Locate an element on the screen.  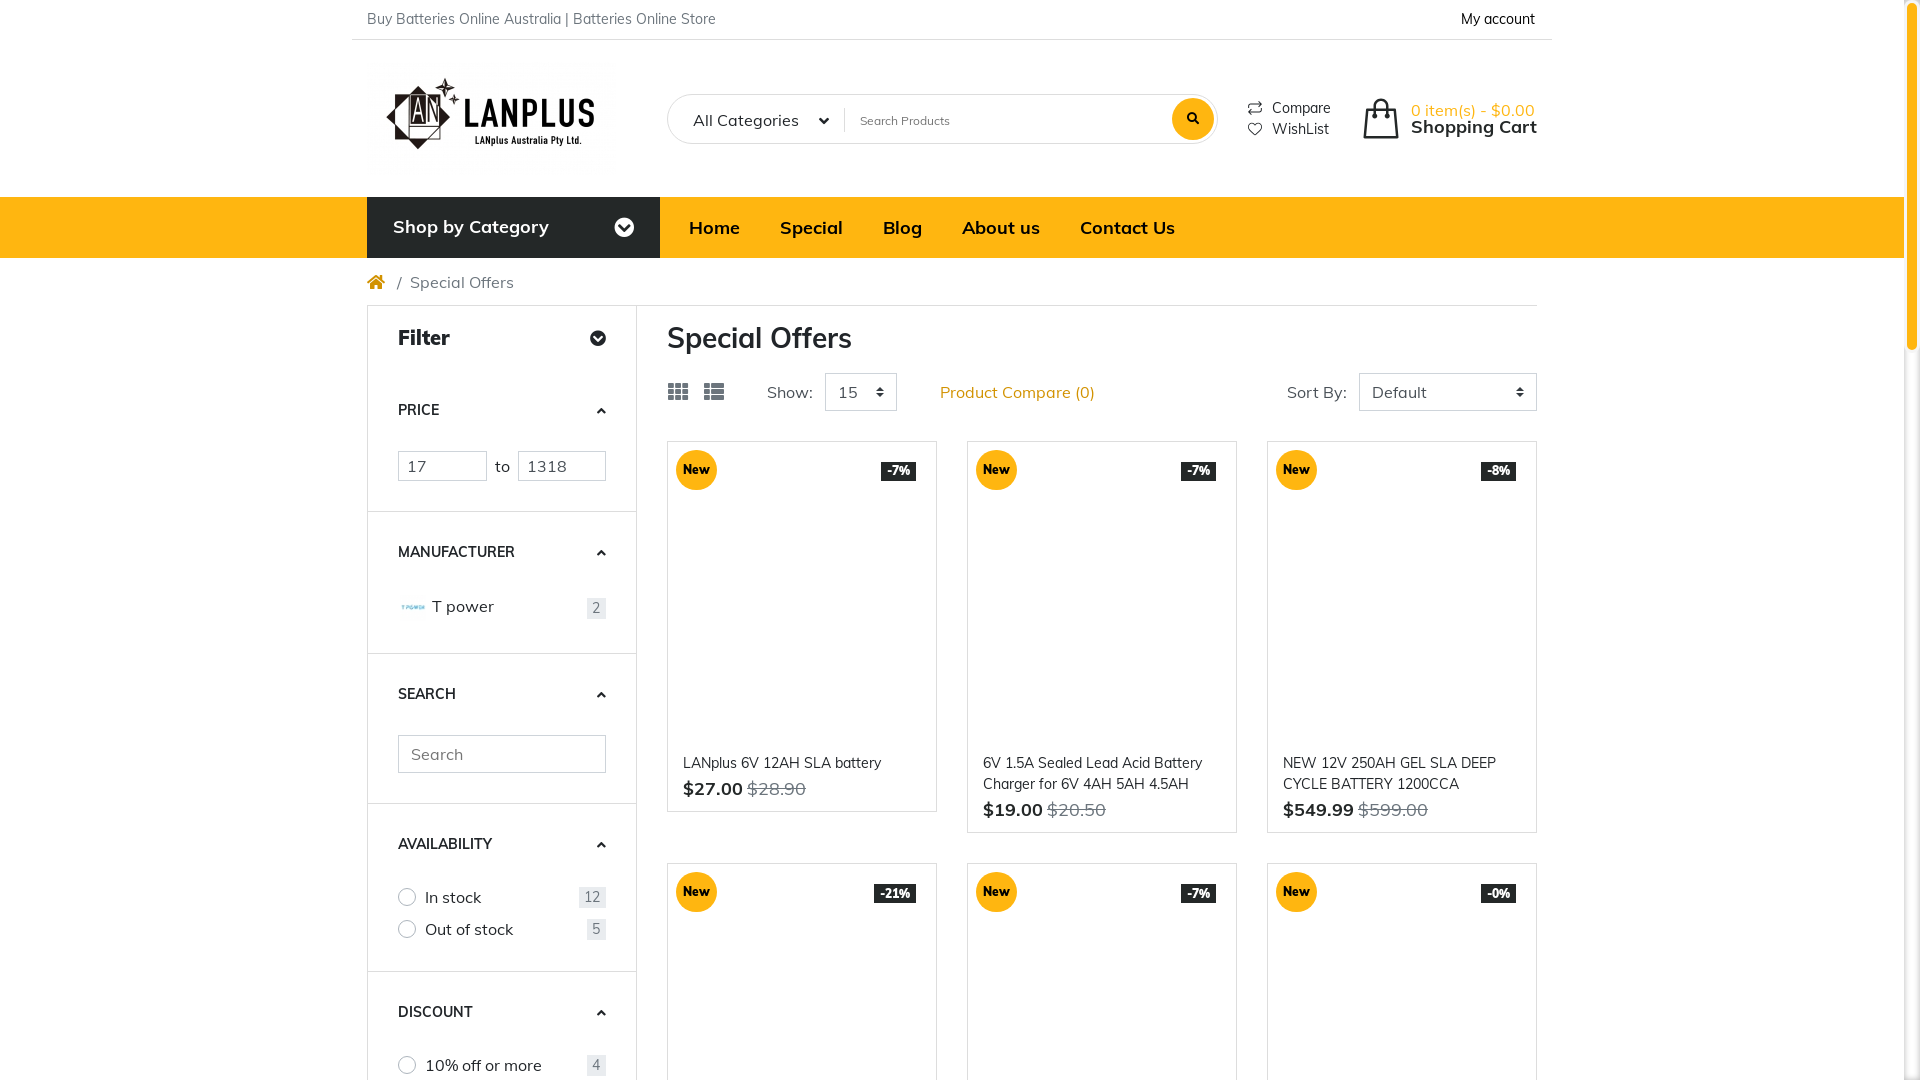
'Poco theme' is located at coordinates (491, 118).